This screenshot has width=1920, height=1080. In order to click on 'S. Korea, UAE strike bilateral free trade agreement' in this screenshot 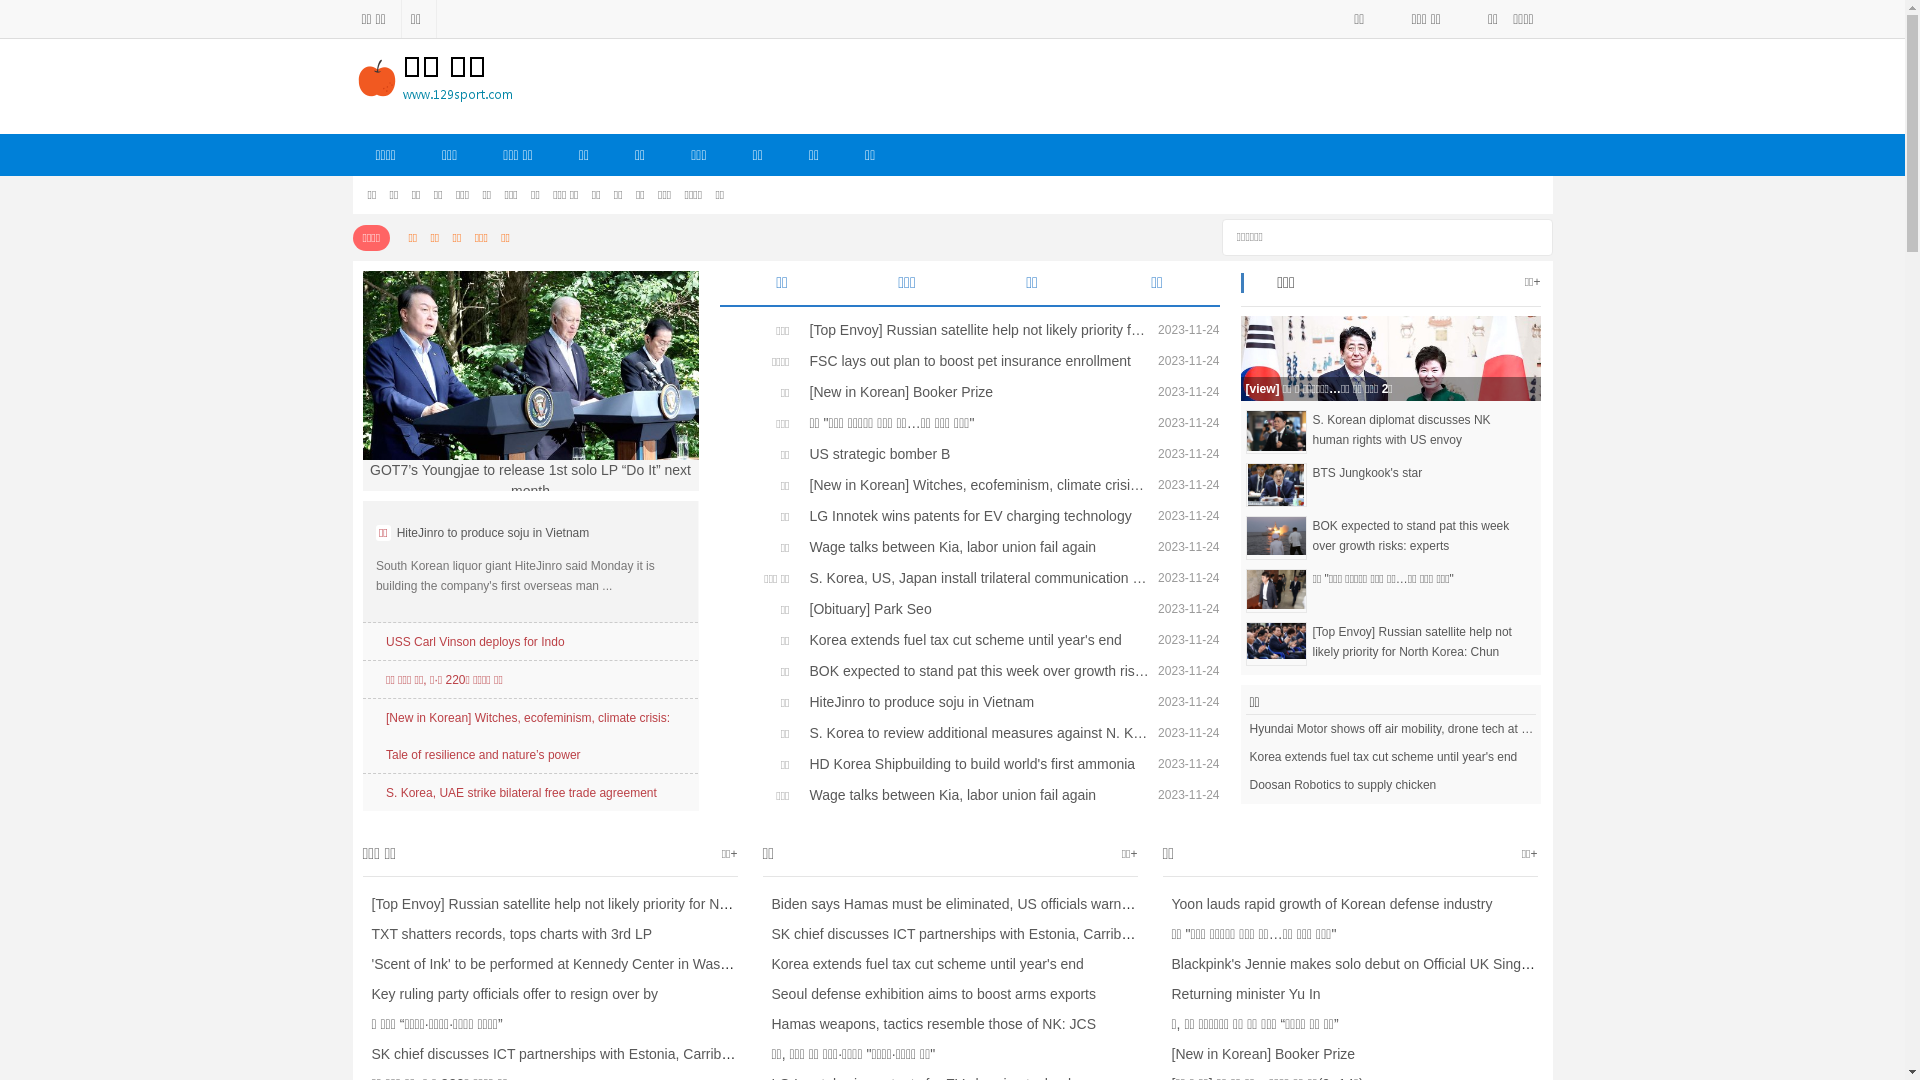, I will do `click(521, 792)`.